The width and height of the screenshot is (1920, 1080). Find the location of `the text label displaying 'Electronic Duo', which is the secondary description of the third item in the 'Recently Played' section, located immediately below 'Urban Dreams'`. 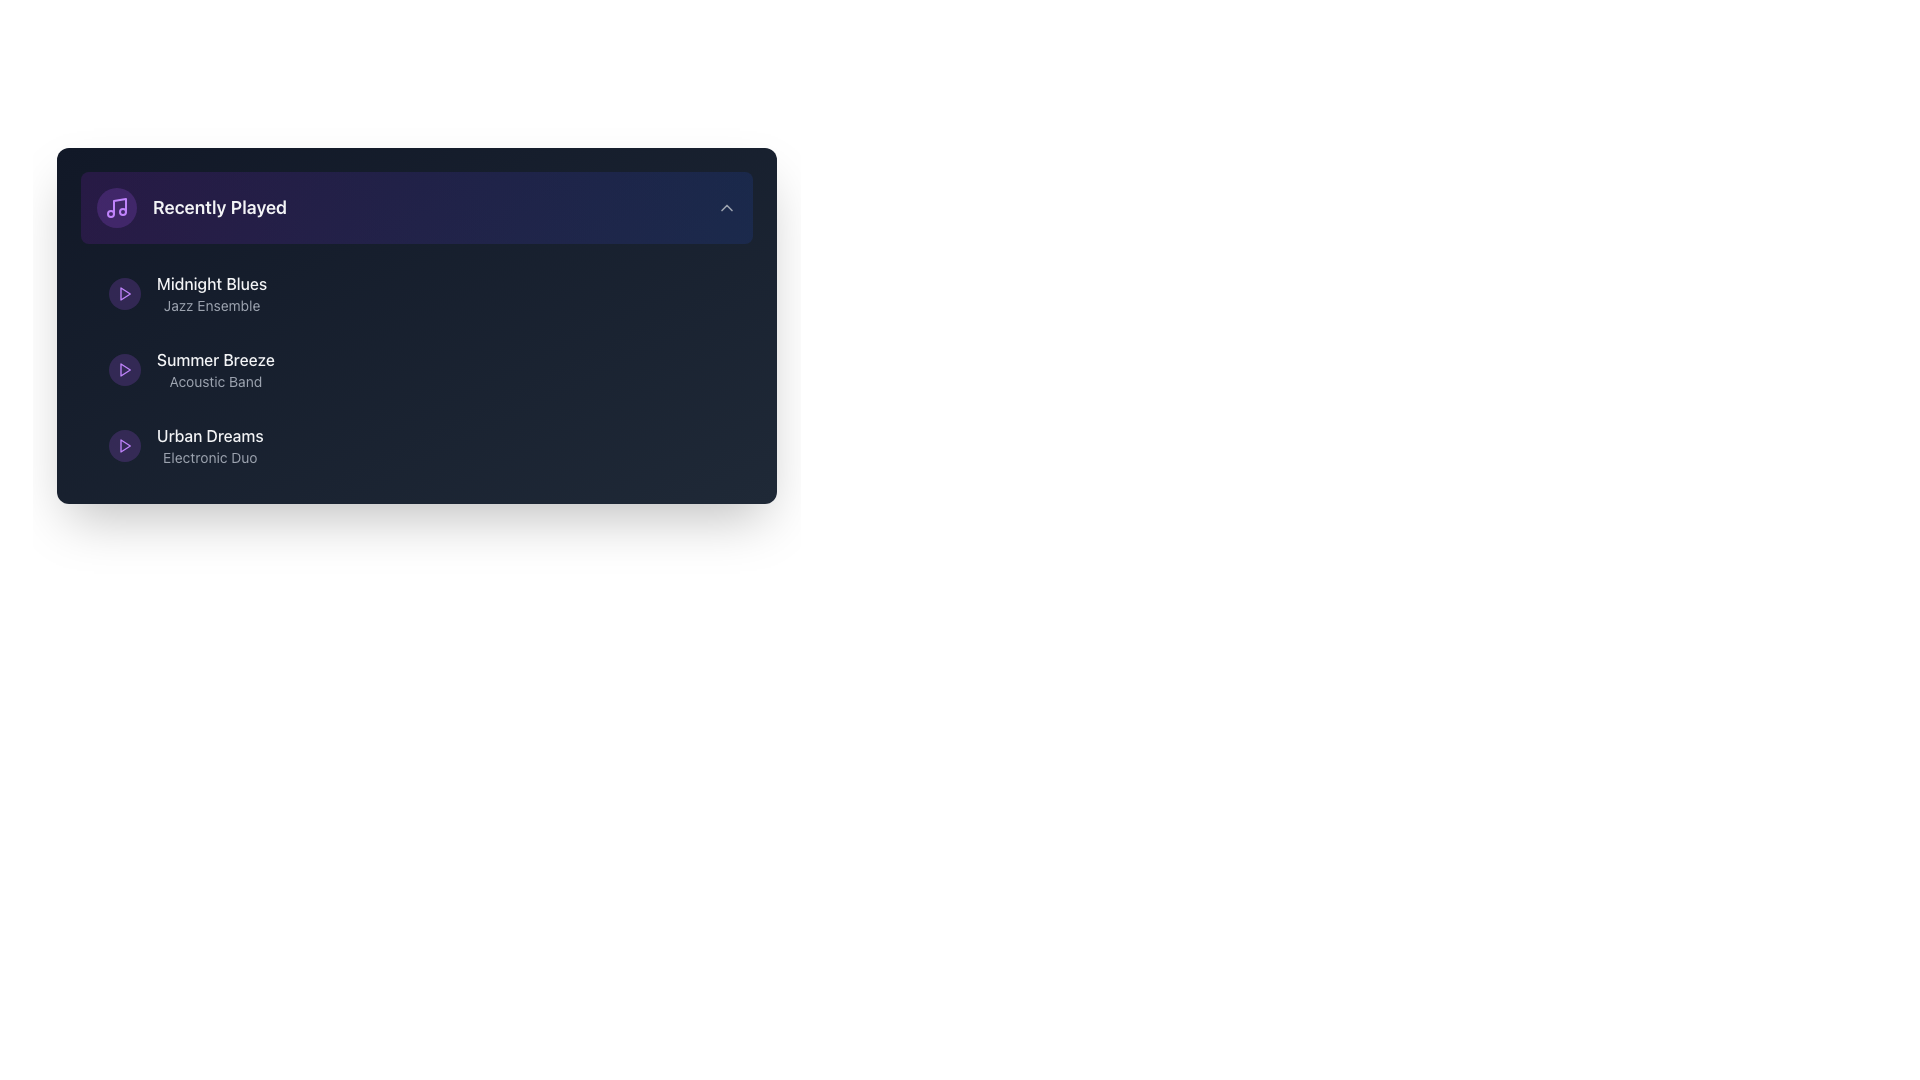

the text label displaying 'Electronic Duo', which is the secondary description of the third item in the 'Recently Played' section, located immediately below 'Urban Dreams' is located at coordinates (210, 458).